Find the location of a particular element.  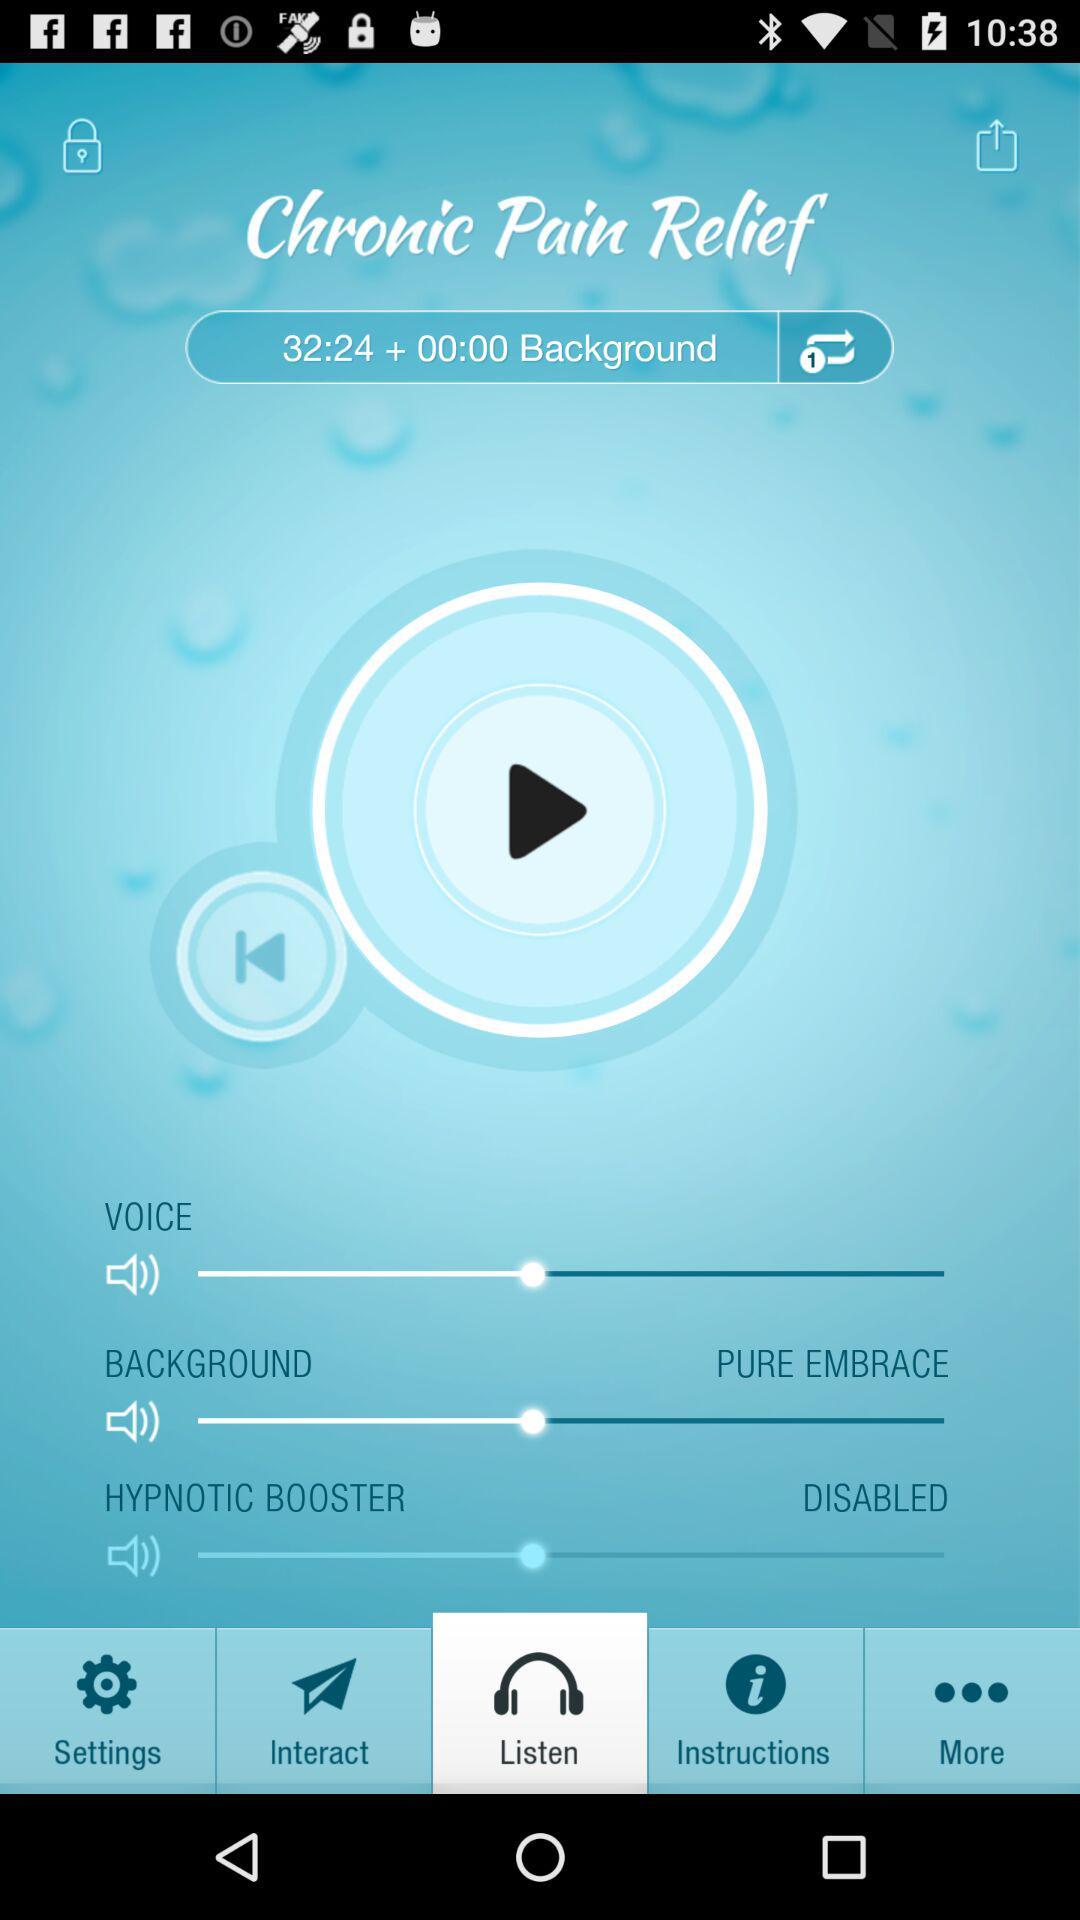

the more icon is located at coordinates (971, 1821).